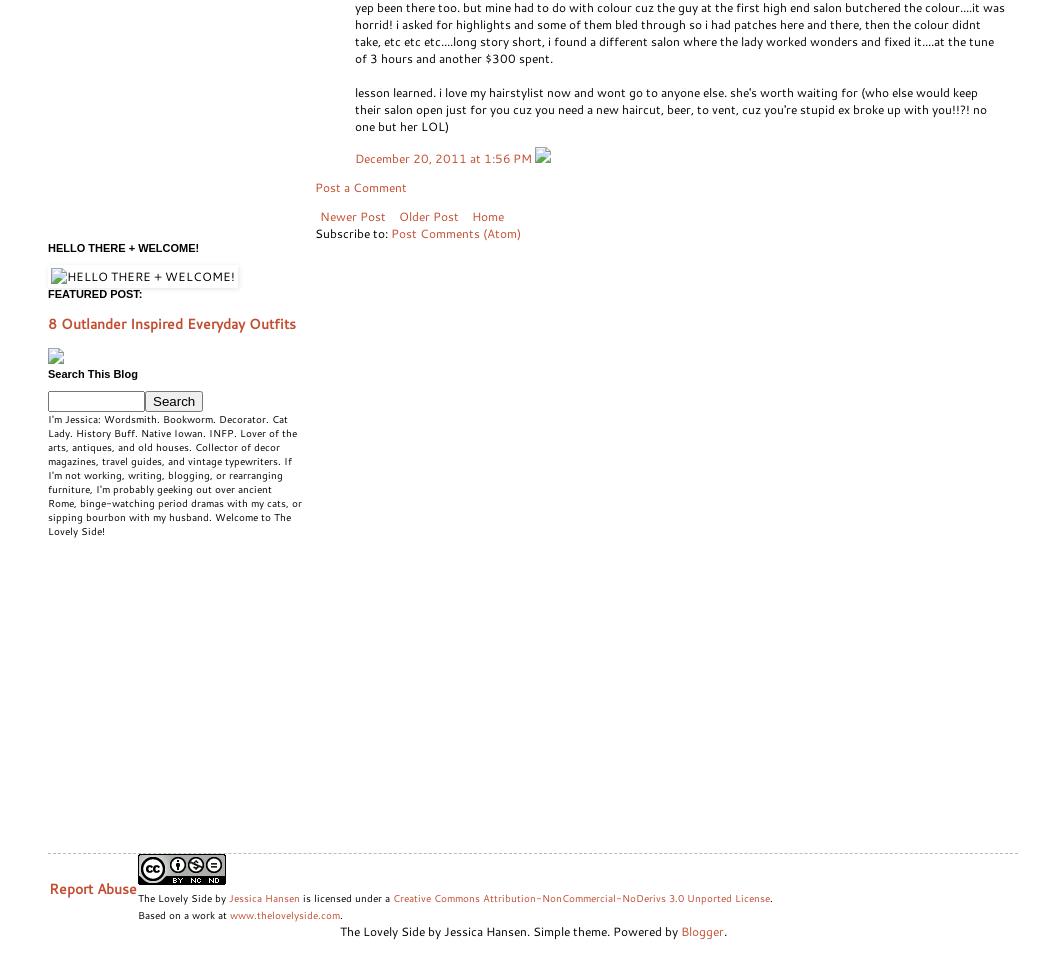 The image size is (1058, 957). I want to click on 'December 20, 2011 at 1:56 PM', so click(354, 158).